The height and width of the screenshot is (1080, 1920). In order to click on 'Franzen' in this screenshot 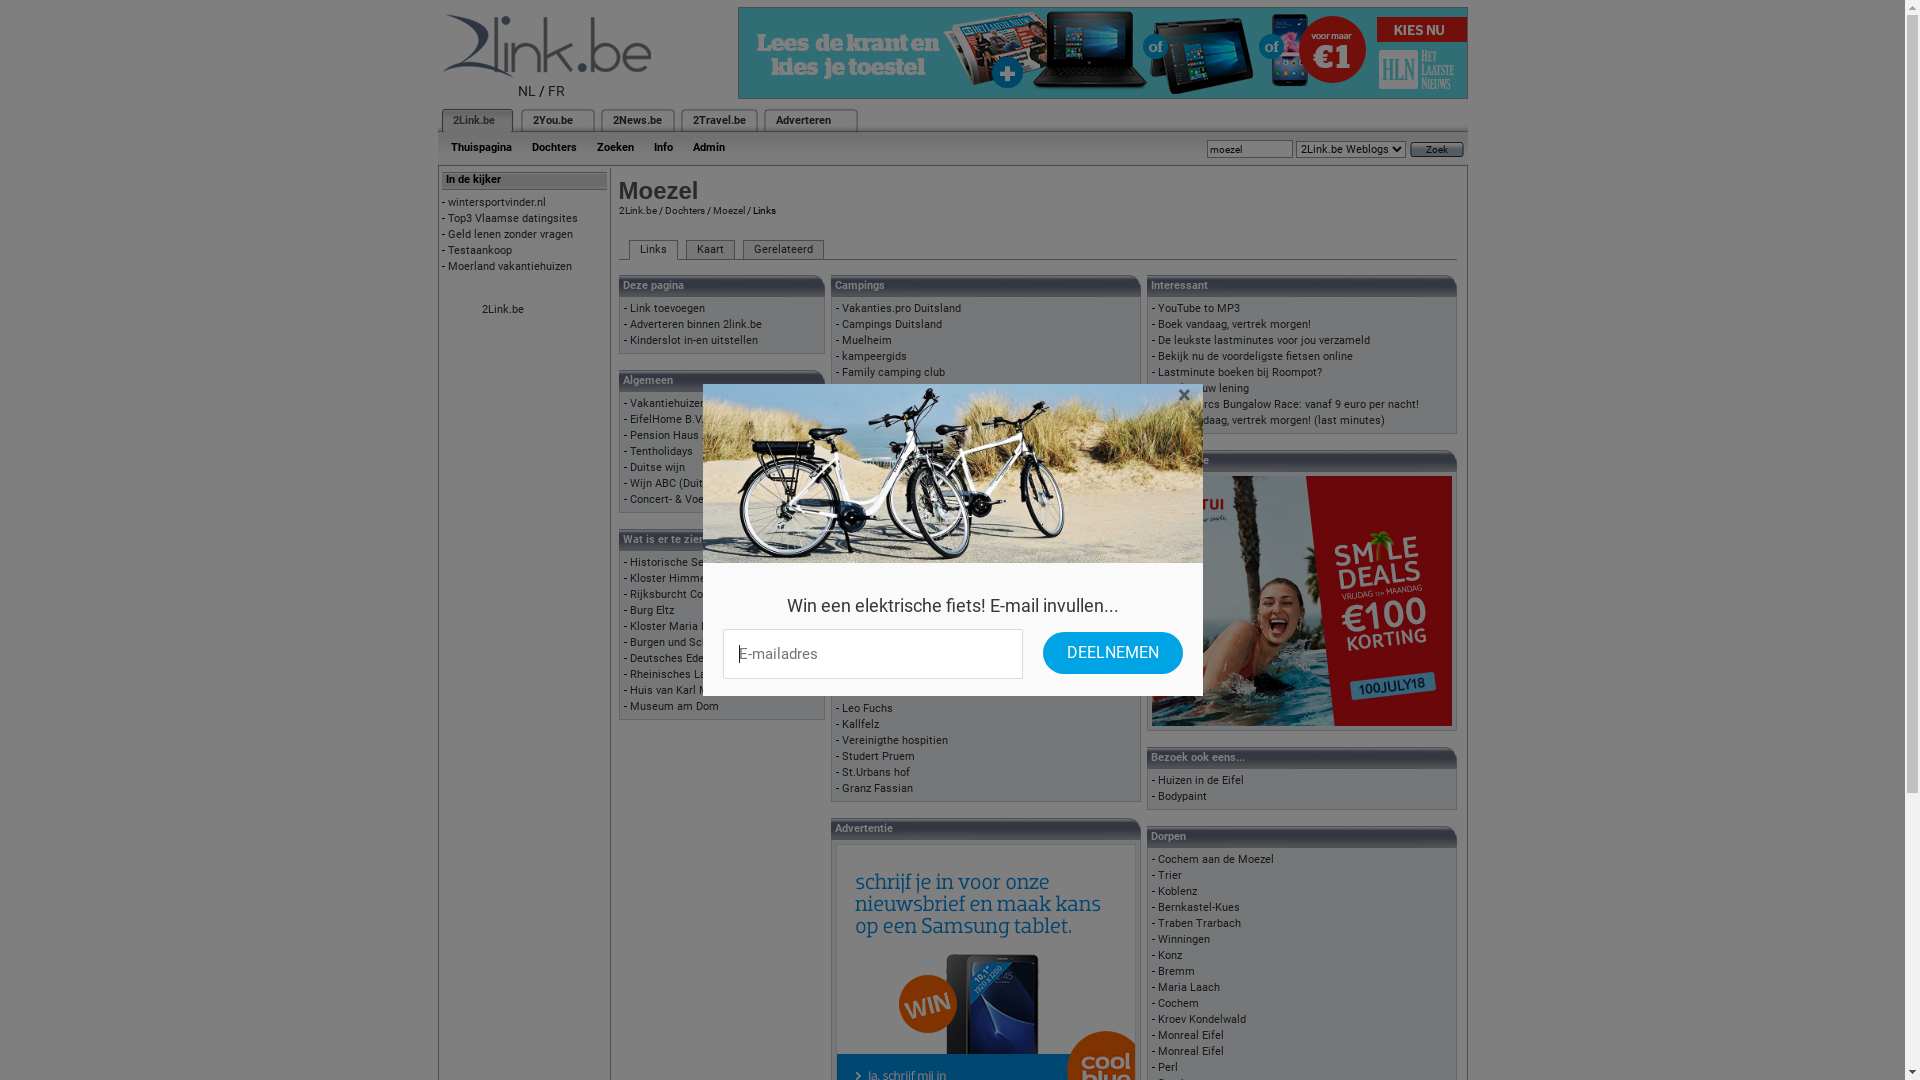, I will do `click(861, 675)`.